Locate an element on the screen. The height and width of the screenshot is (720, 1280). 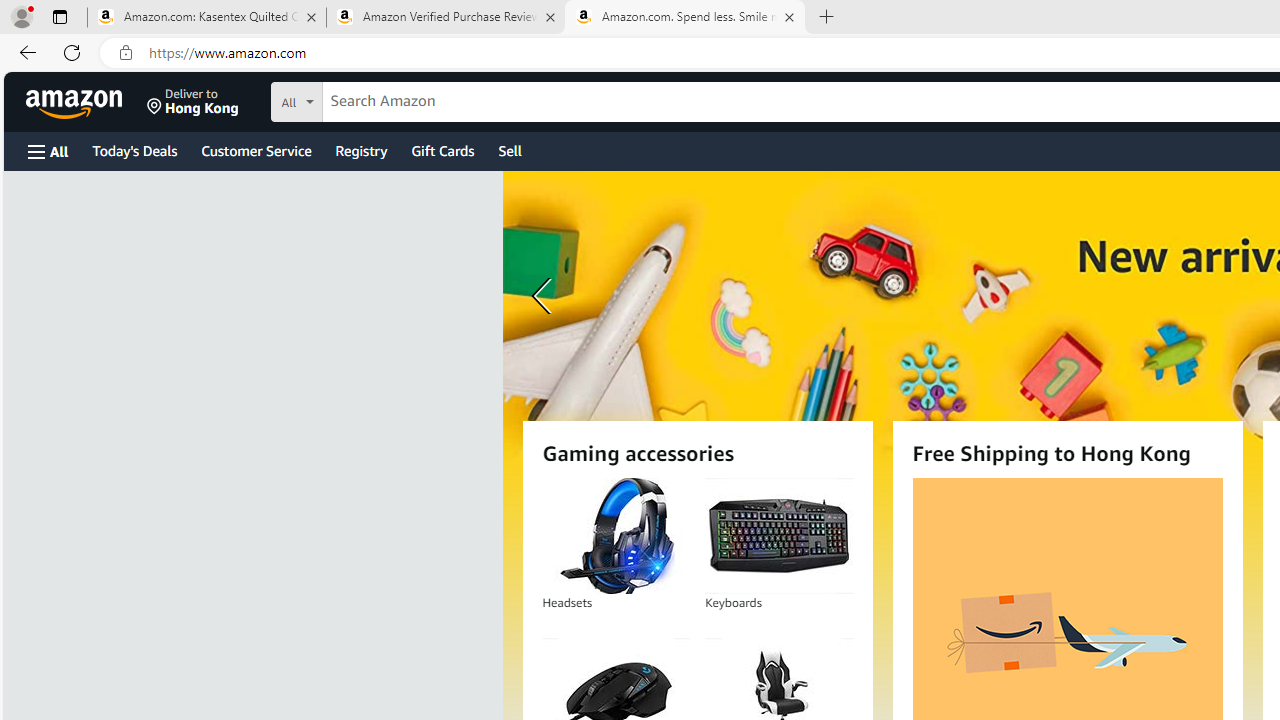
'Amazon Verified Purchase Reviews - Amazon Customer Service' is located at coordinates (444, 17).